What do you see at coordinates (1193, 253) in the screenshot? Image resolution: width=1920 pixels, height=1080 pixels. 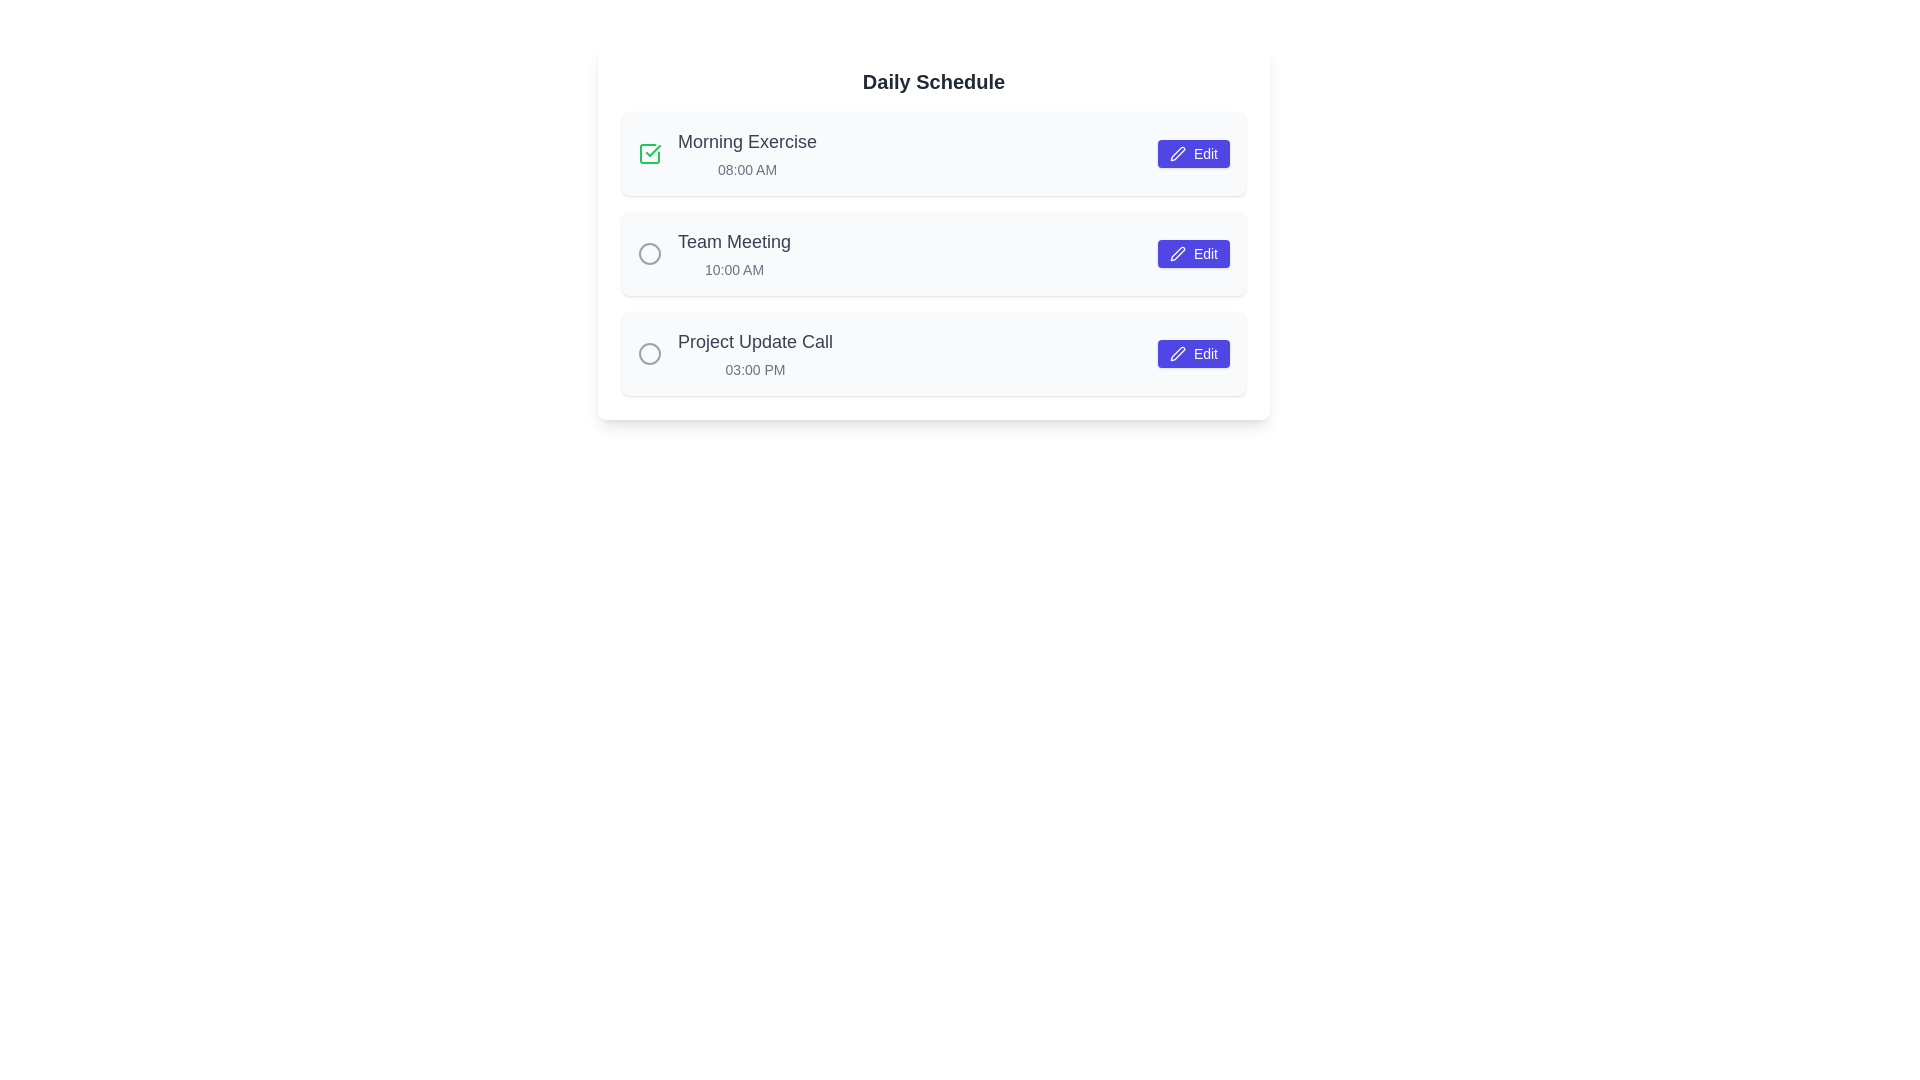 I see `the rectangular button labeled 'Edit' with a purple background located to the right of the 'Team Meeting' section` at bounding box center [1193, 253].